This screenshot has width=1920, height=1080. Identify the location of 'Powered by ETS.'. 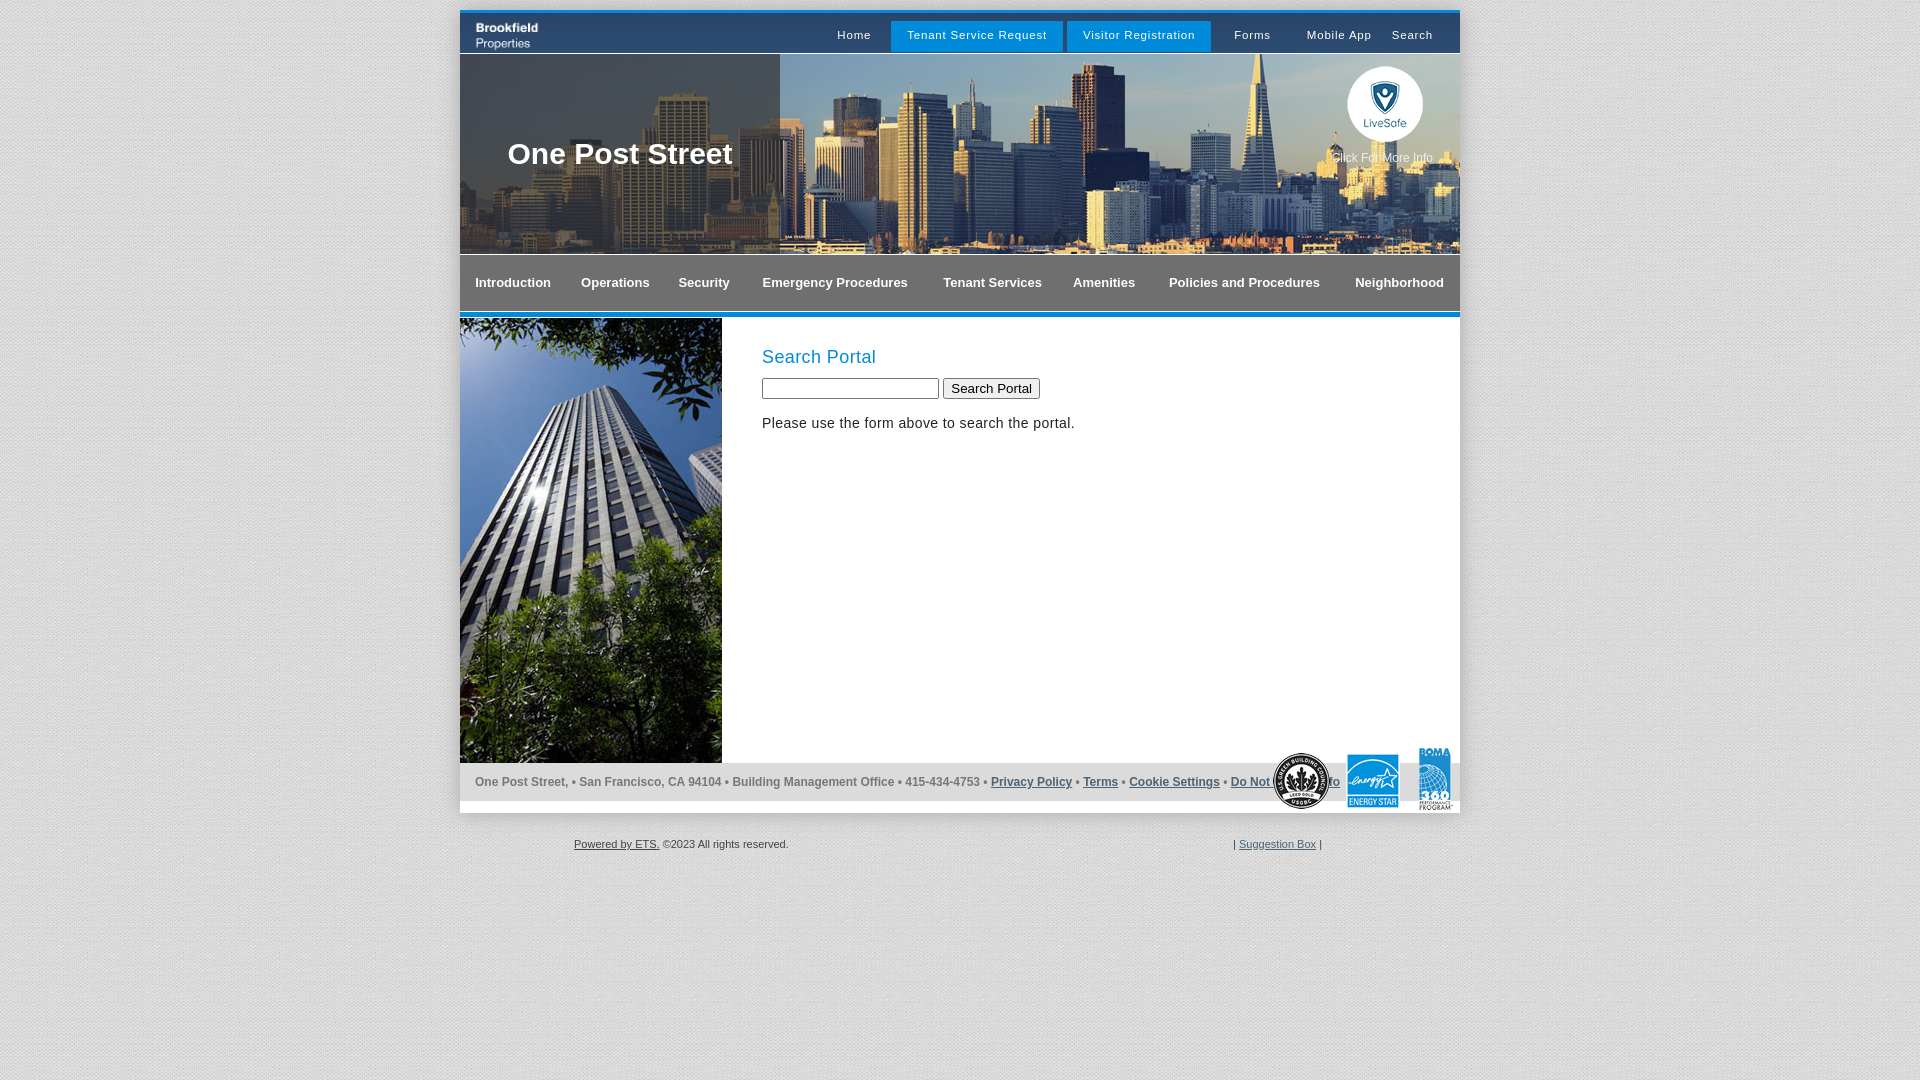
(616, 844).